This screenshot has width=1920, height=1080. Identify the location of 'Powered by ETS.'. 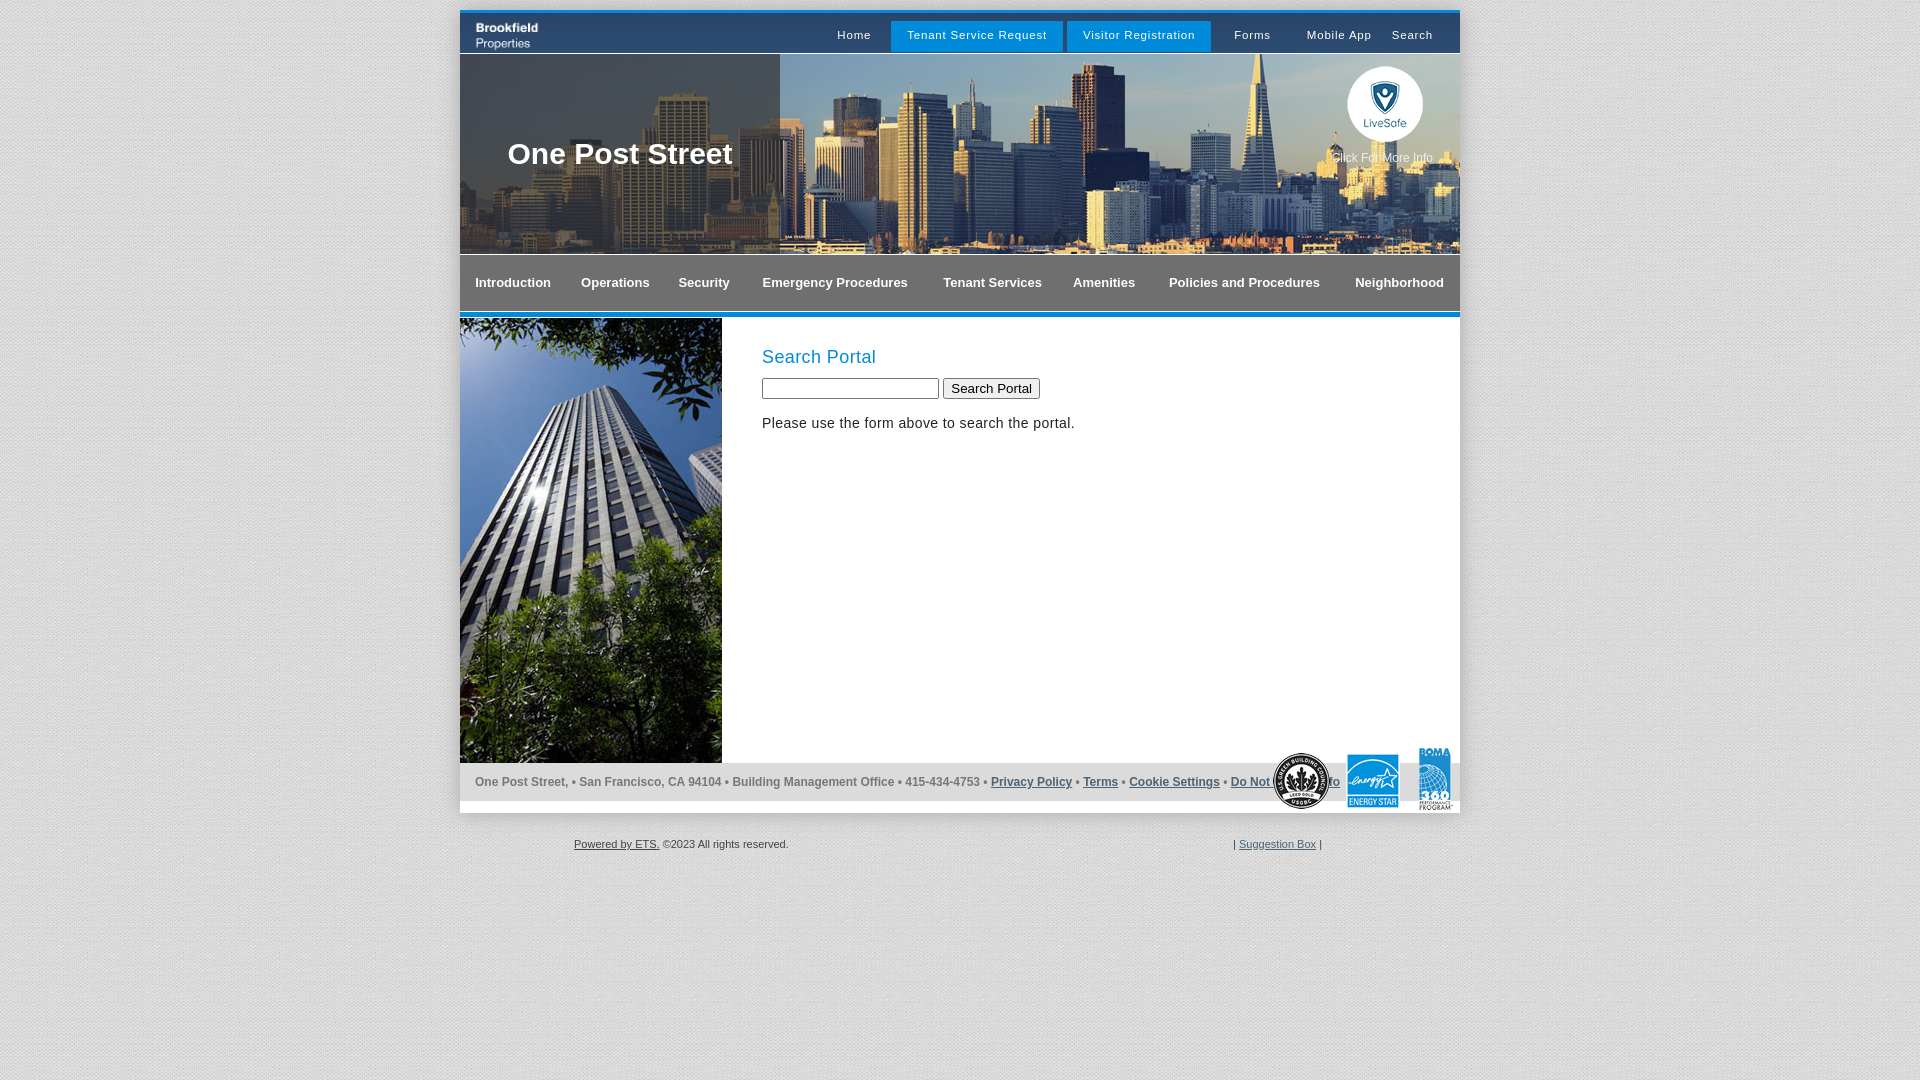
(616, 844).